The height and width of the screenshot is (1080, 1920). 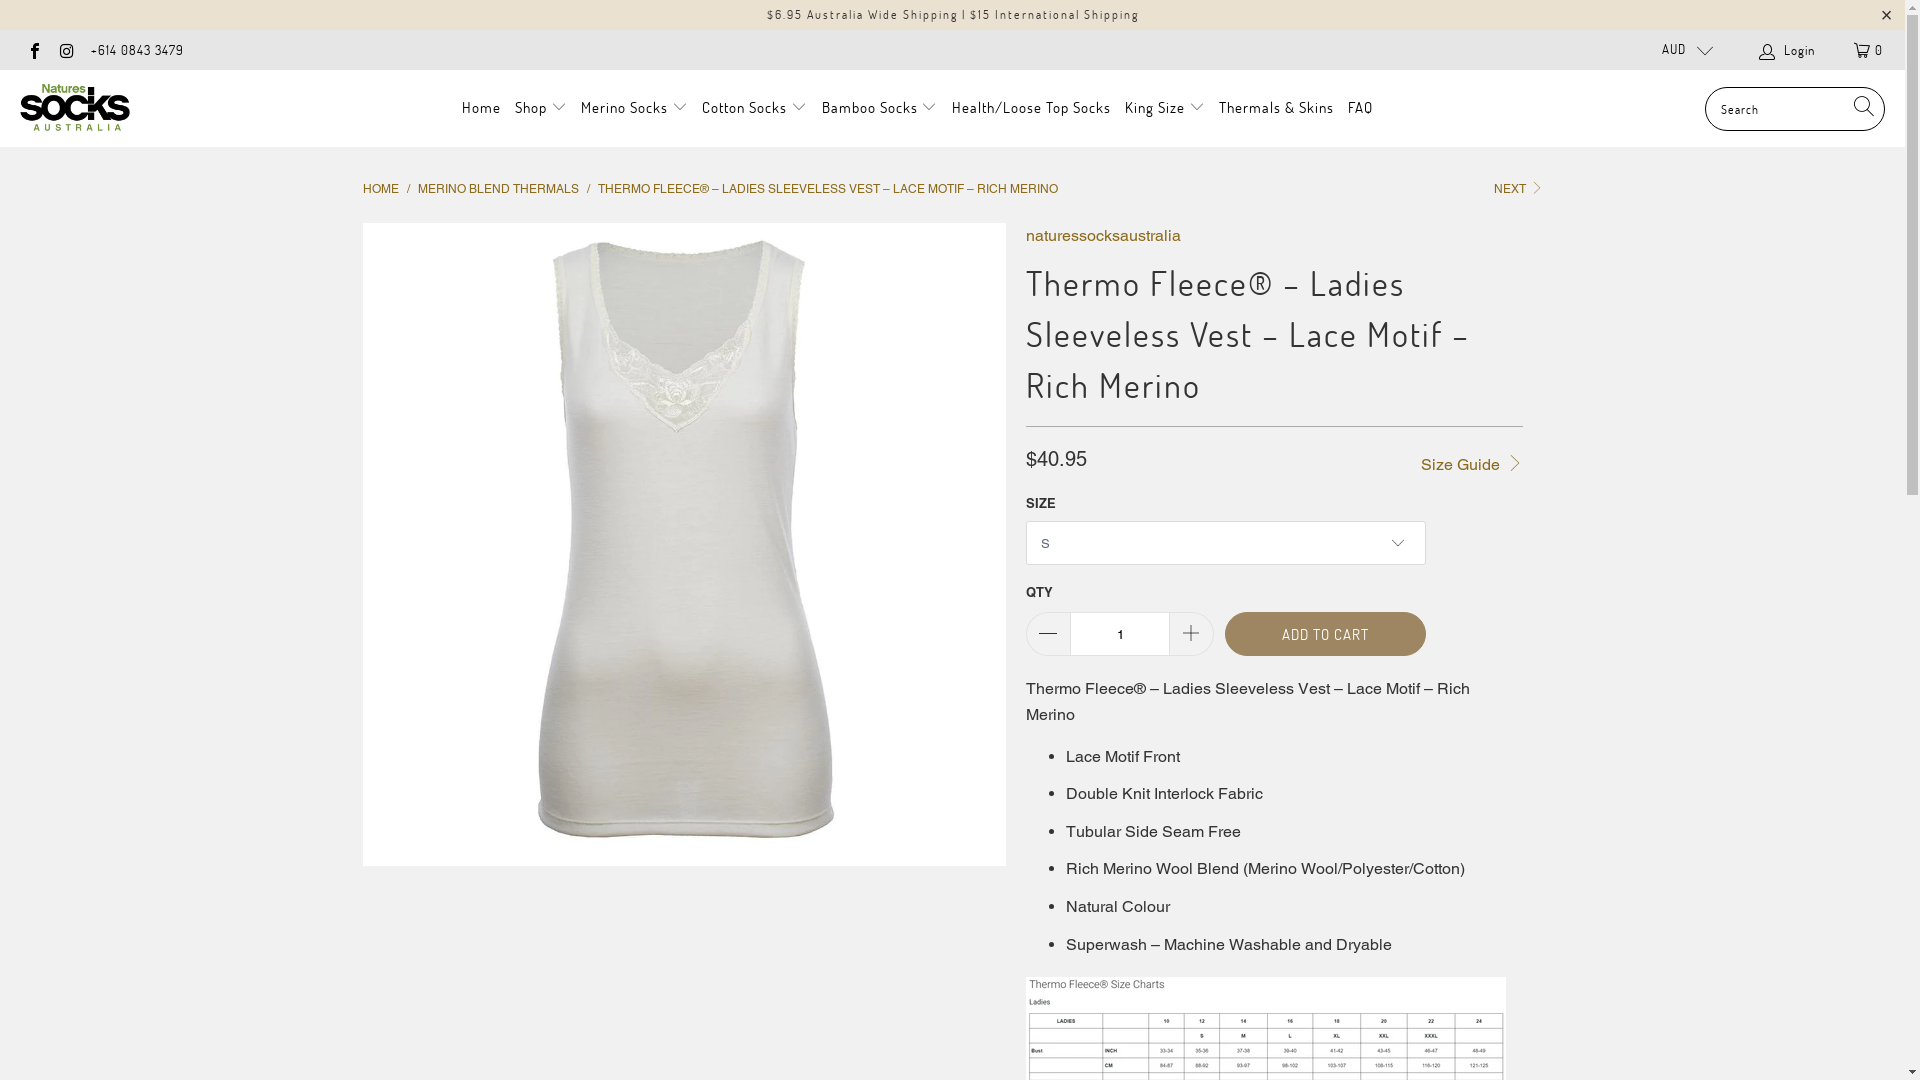 I want to click on 'naturessocksaustralia on Instagram', so click(x=66, y=48).